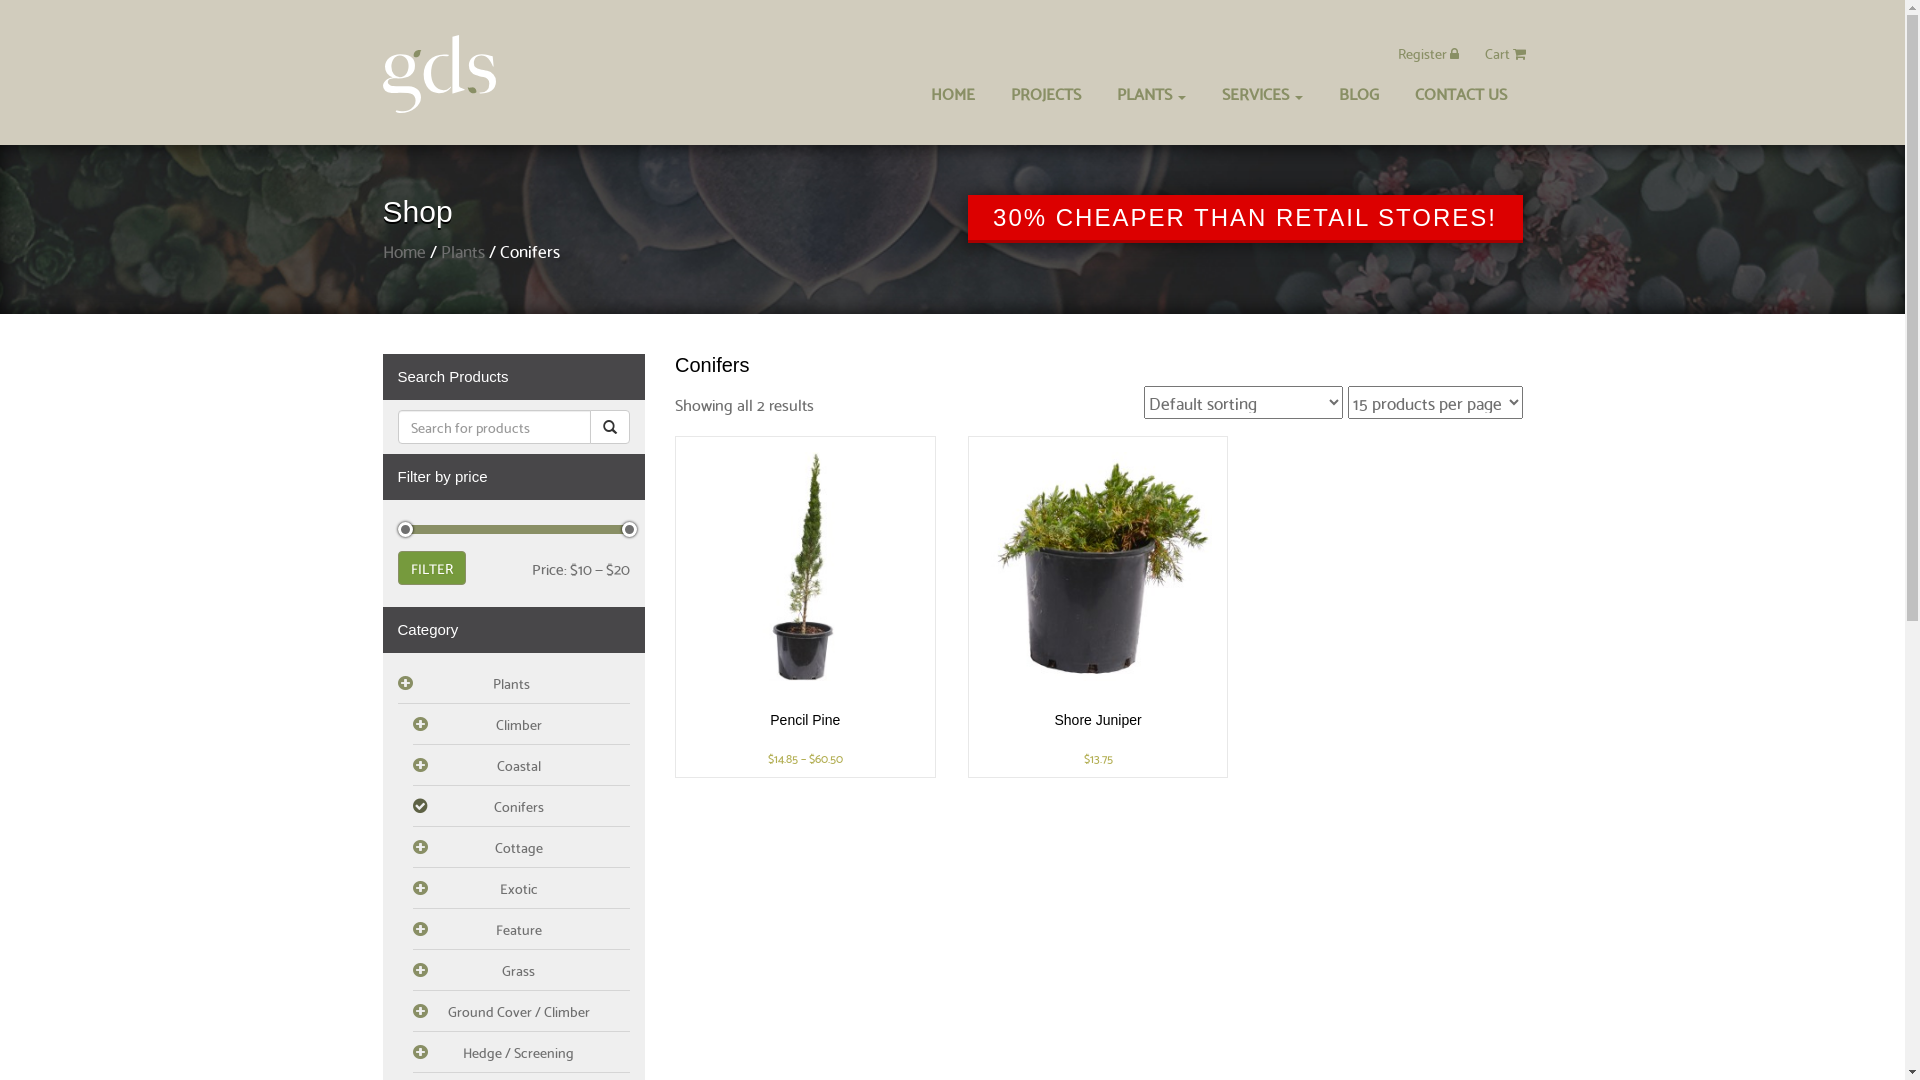 This screenshot has height=1080, width=1920. I want to click on 'Shore Juniper, so click(1097, 605).